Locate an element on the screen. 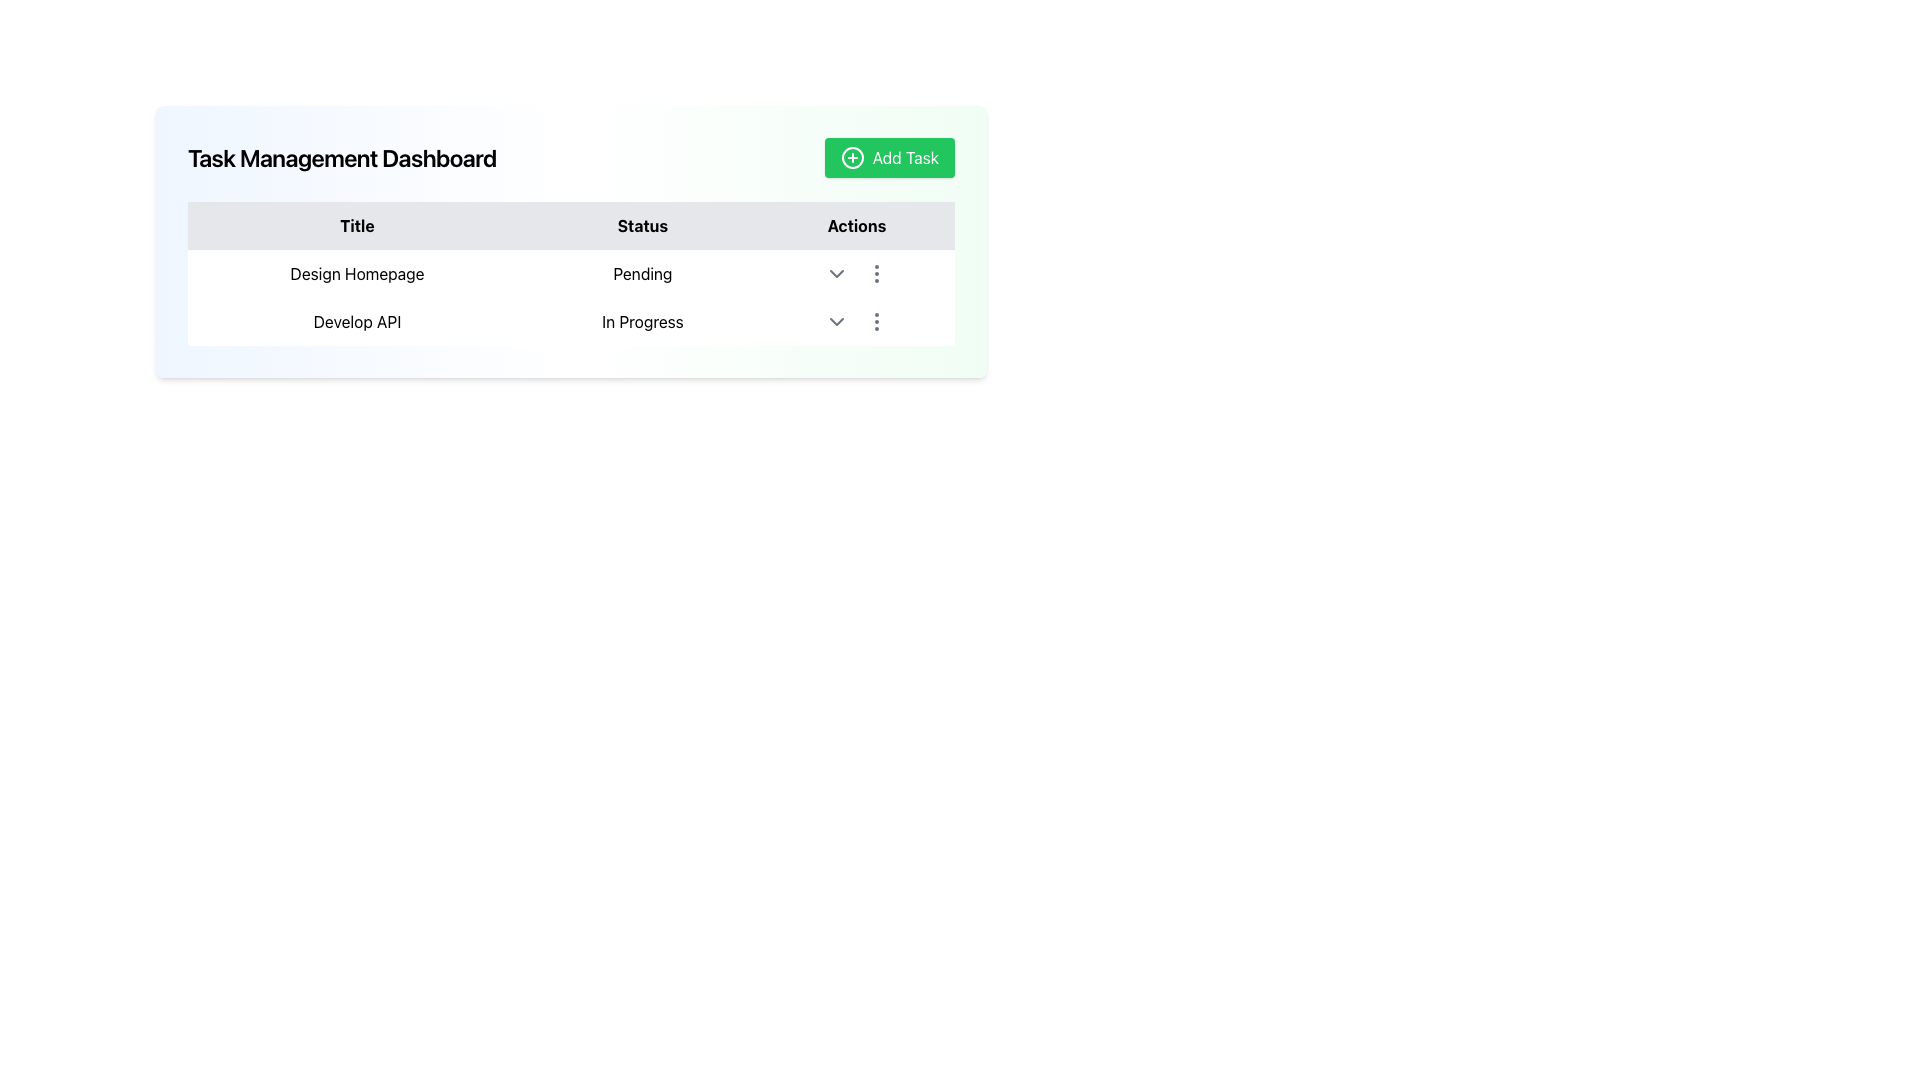 This screenshot has width=1920, height=1080. the cluster of three vertical dots in the Actions column of the task management dashboard for additional actions is located at coordinates (856, 273).